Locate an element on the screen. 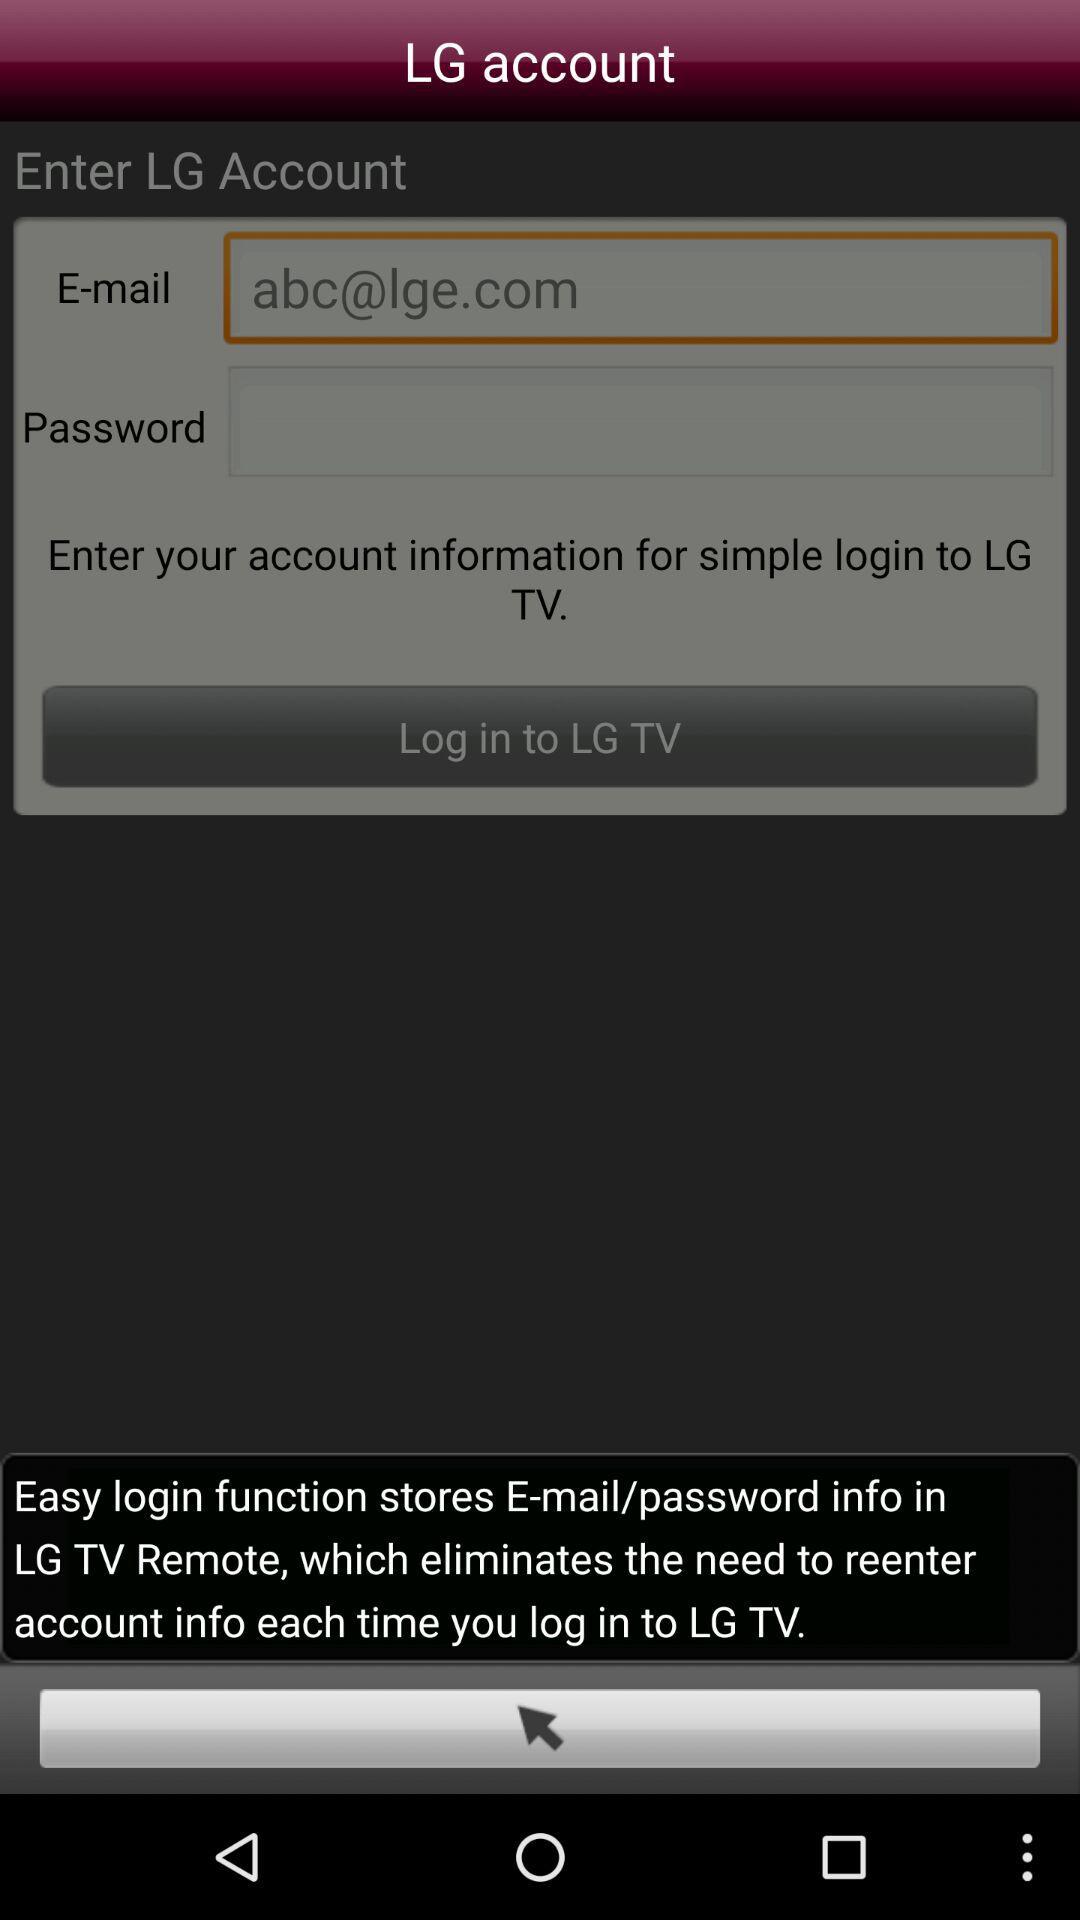 This screenshot has height=1920, width=1080. the password is located at coordinates (640, 426).